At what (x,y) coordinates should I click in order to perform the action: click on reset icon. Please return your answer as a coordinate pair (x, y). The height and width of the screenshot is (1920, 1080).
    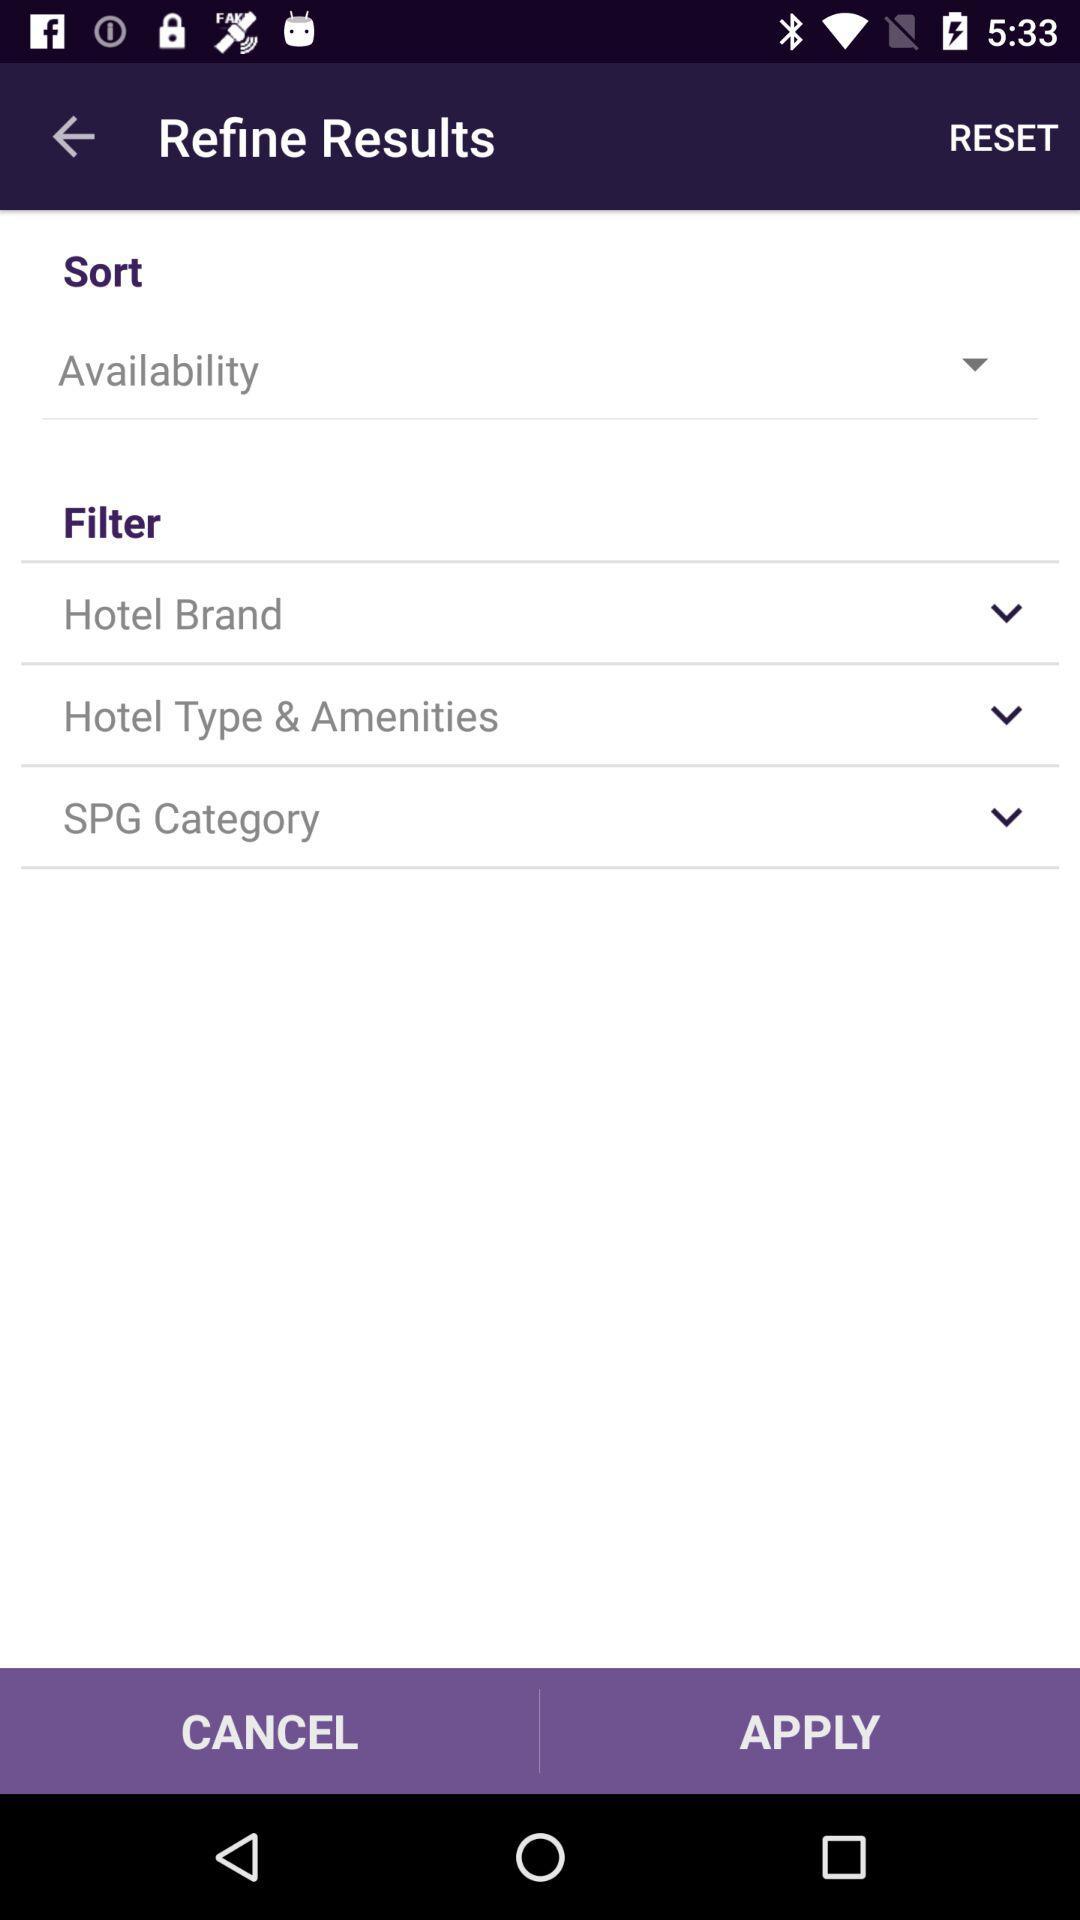
    Looking at the image, I should click on (1003, 135).